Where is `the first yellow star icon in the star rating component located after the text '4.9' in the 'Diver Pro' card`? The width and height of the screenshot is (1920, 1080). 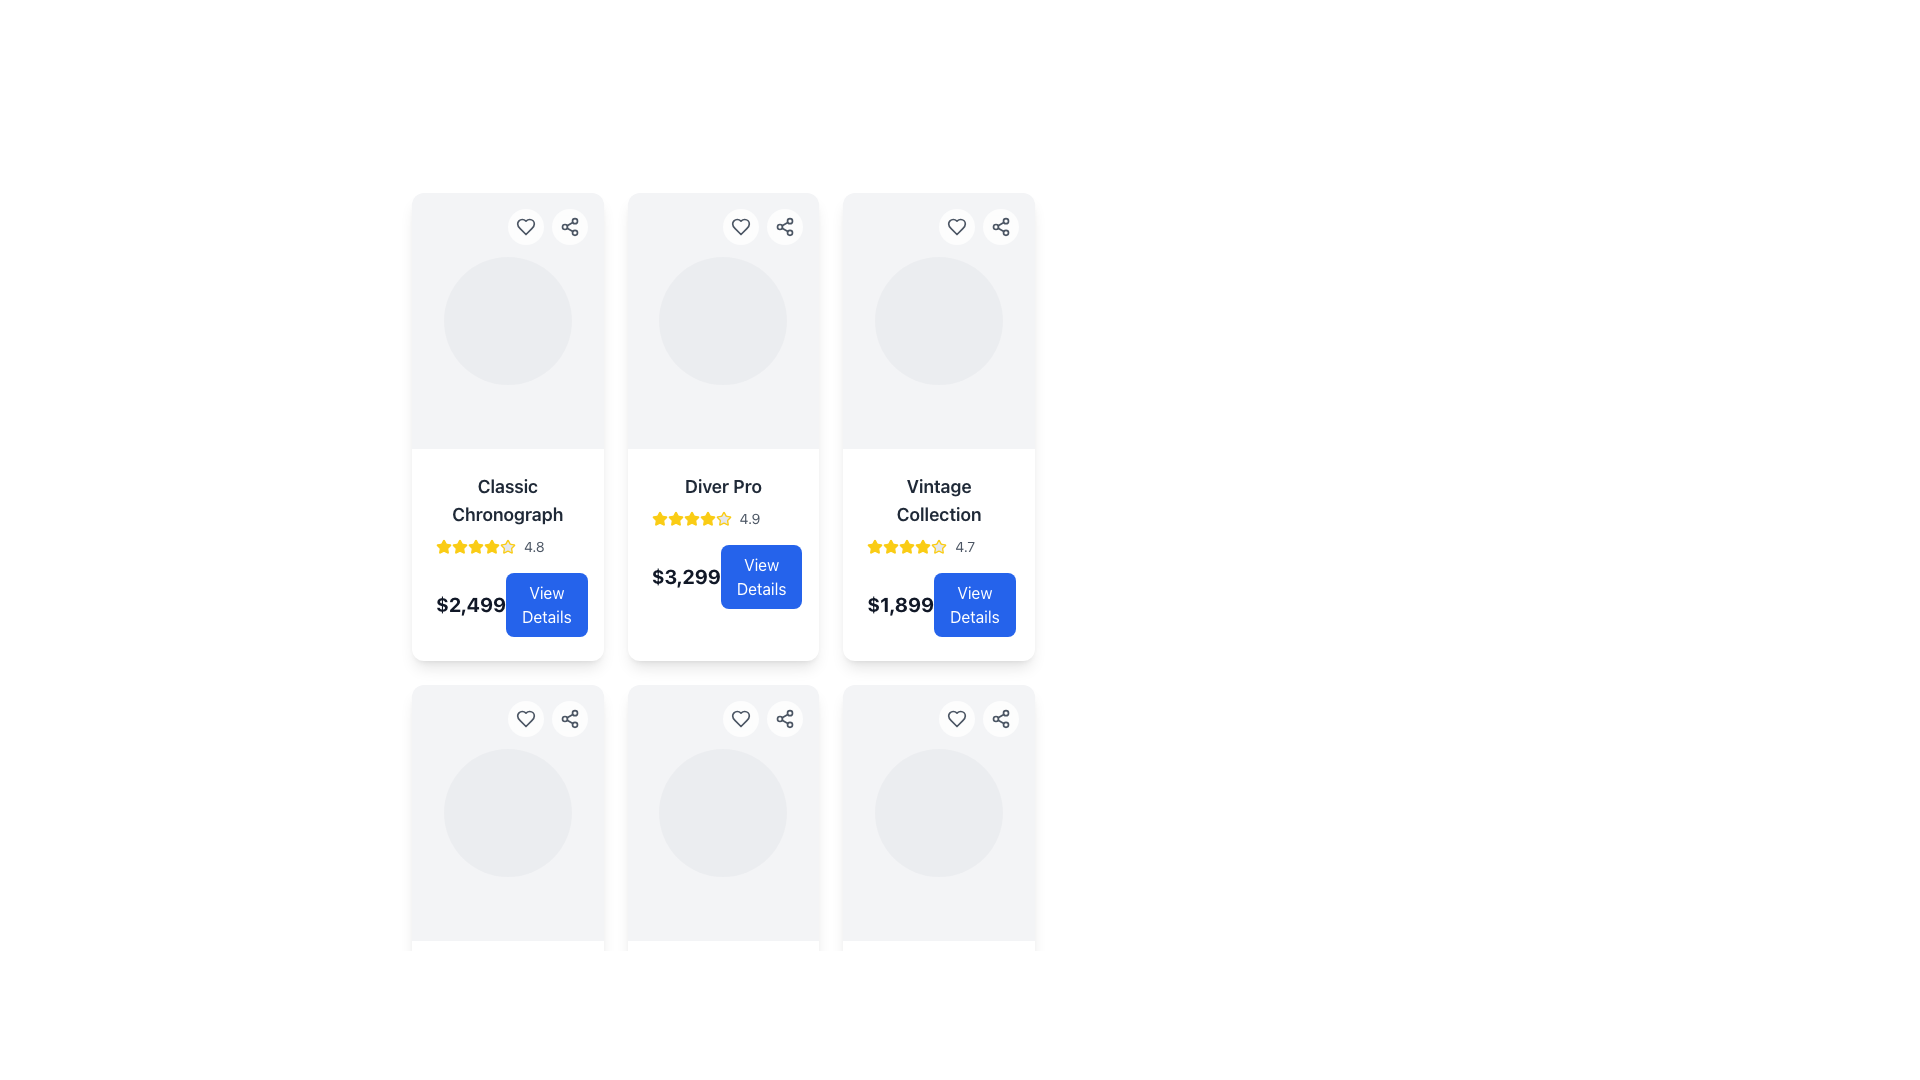 the first yellow star icon in the star rating component located after the text '4.9' in the 'Diver Pro' card is located at coordinates (659, 518).